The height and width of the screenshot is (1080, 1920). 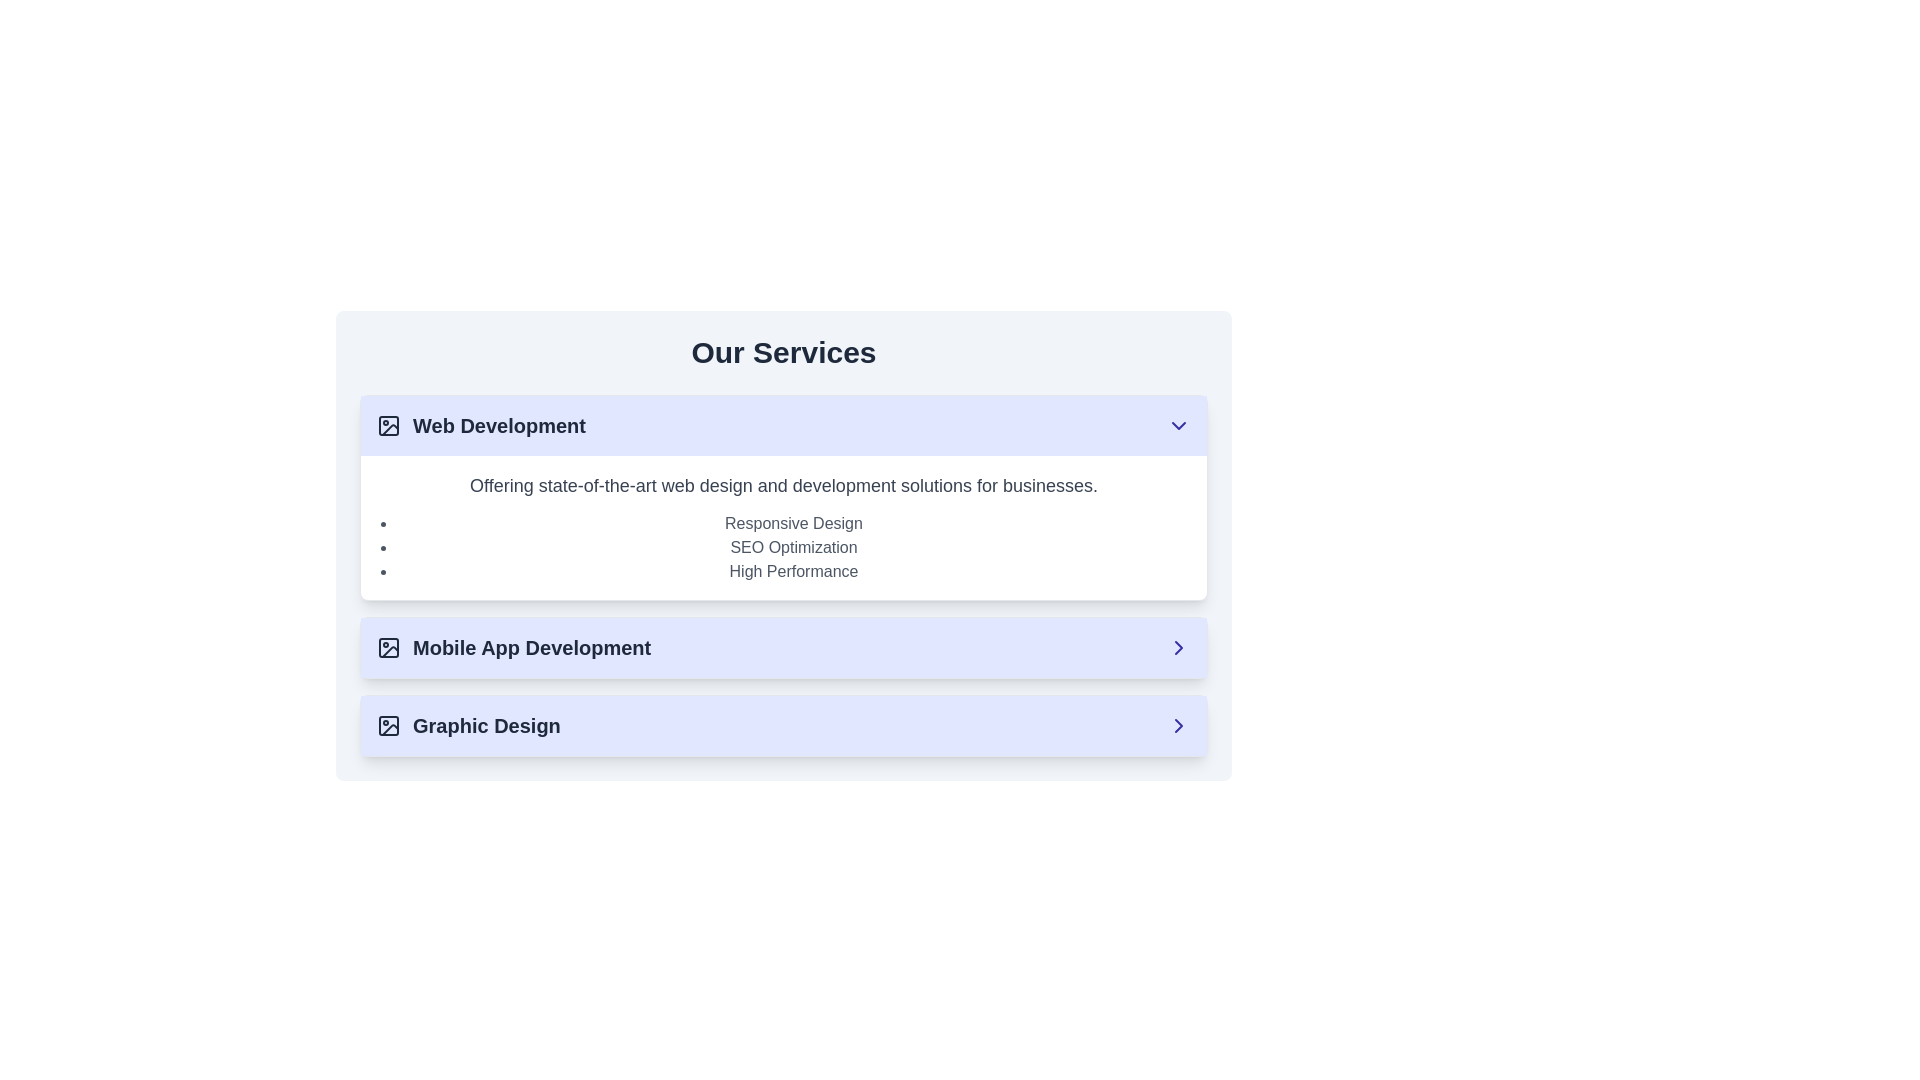 I want to click on the chevron arrow icon located at the rightmost position of the 'Web Development' section header to observe its hover effects, so click(x=1179, y=424).